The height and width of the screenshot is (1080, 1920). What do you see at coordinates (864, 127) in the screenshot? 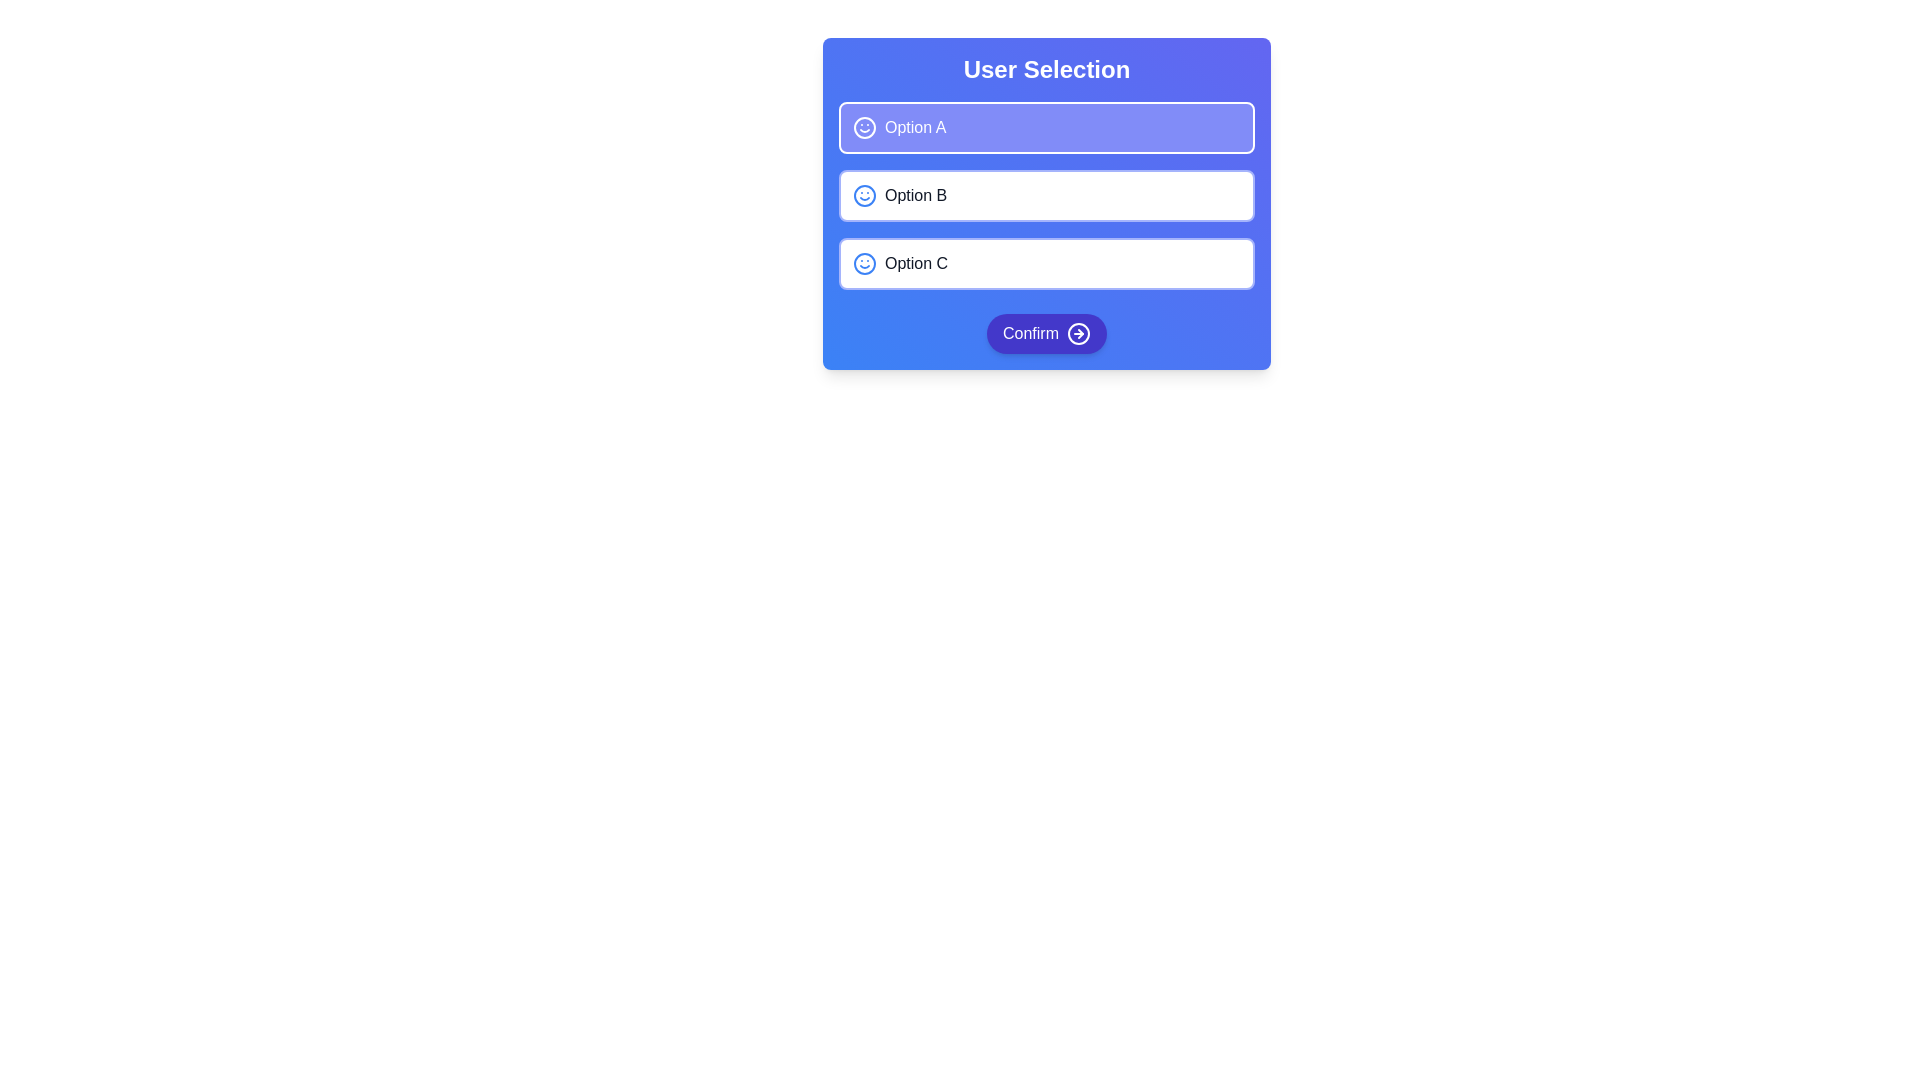
I see `the Circular Boundary element located in the 'User Selection' panel under 'Option A' to indicate the selection category` at bounding box center [864, 127].